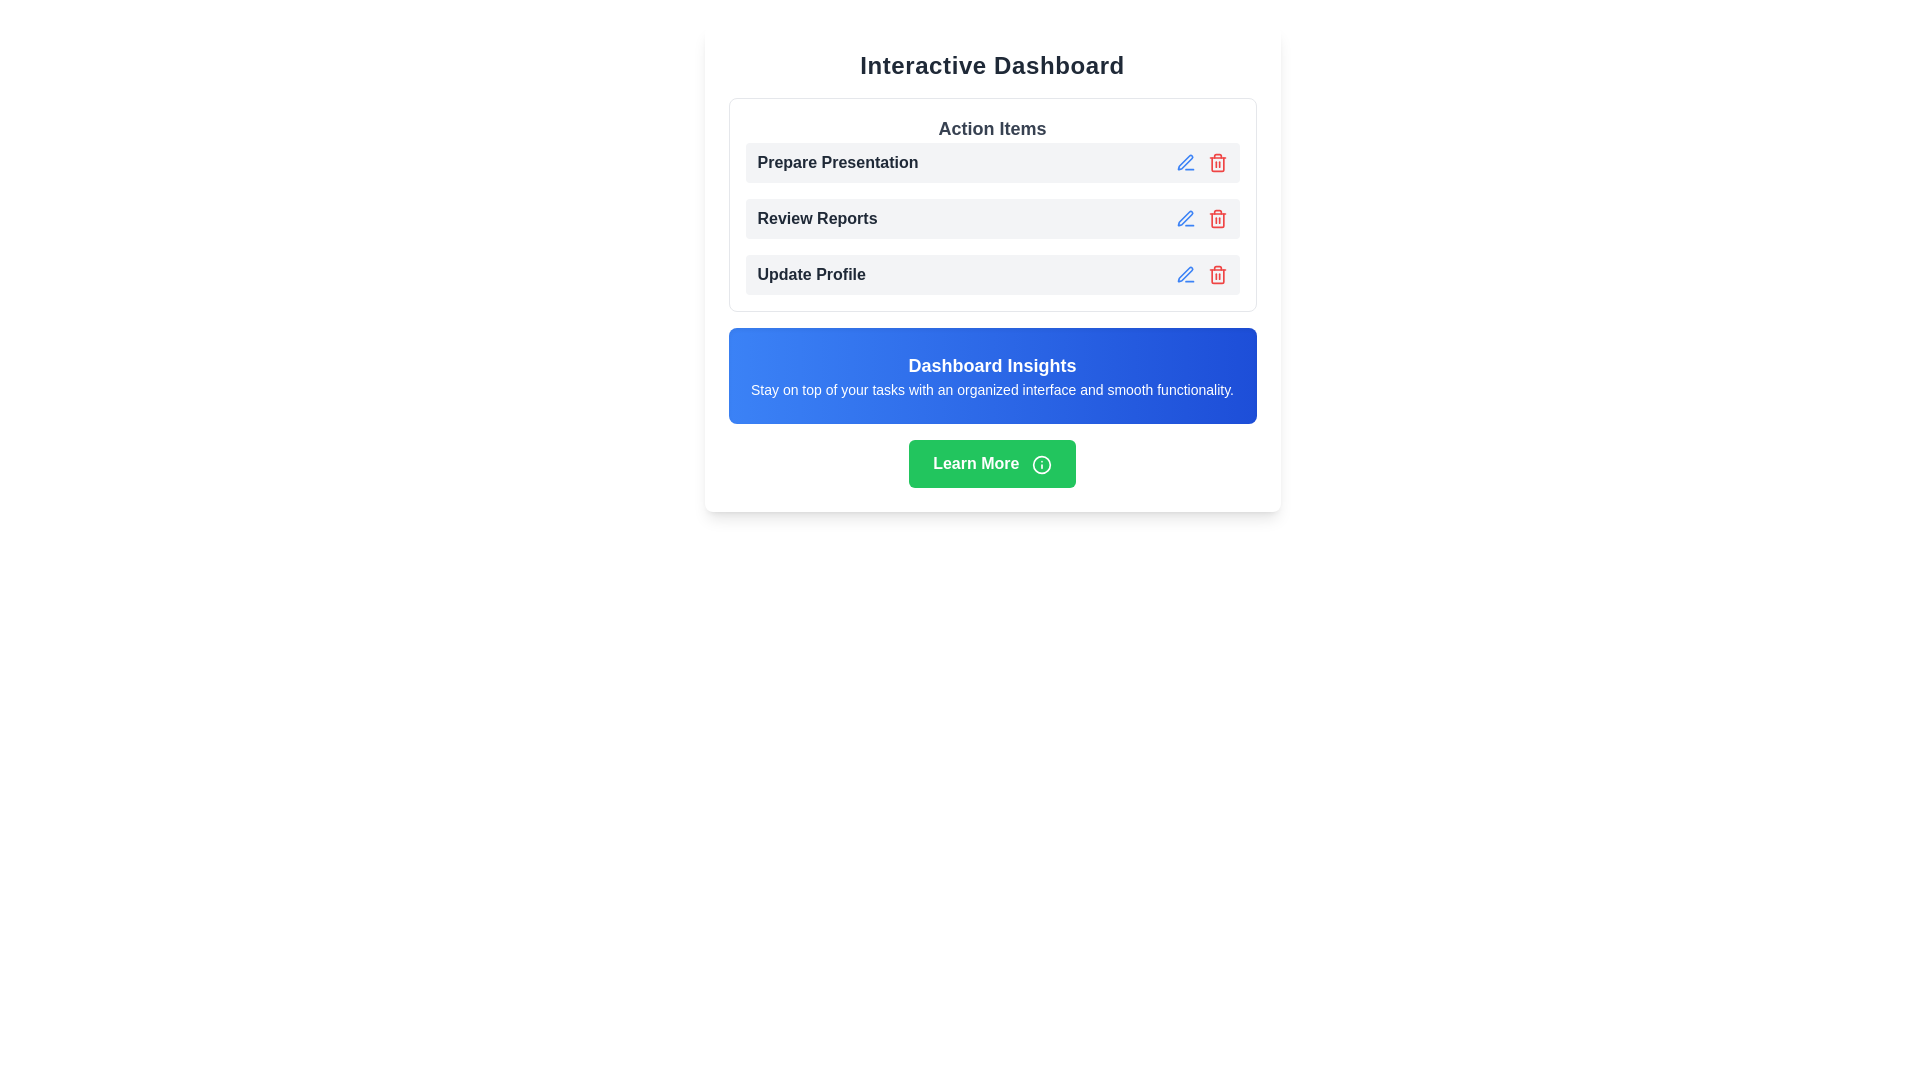  What do you see at coordinates (1040, 464) in the screenshot?
I see `the informational icon located to the right of the 'Learn More' button` at bounding box center [1040, 464].